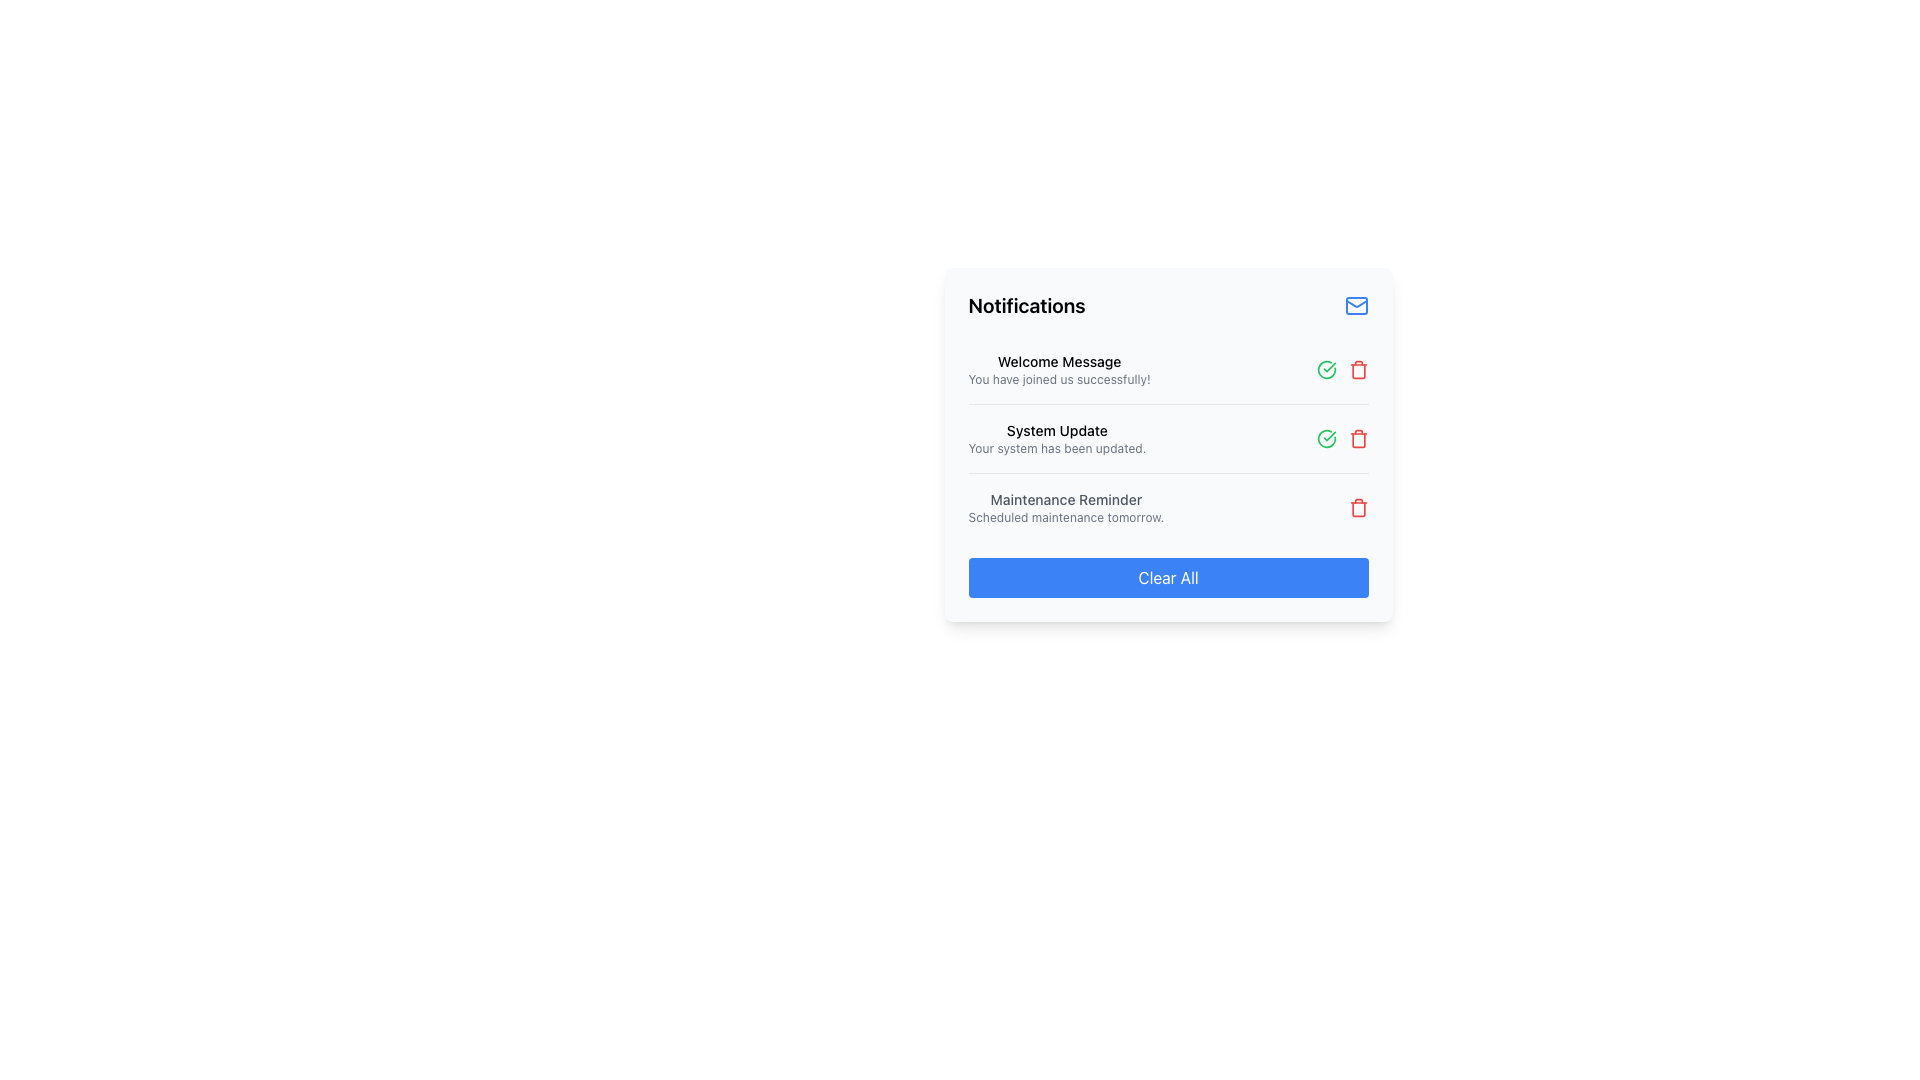  What do you see at coordinates (1358, 439) in the screenshot?
I see `the trash bin icon located next to the 'System Update' notification entry` at bounding box center [1358, 439].